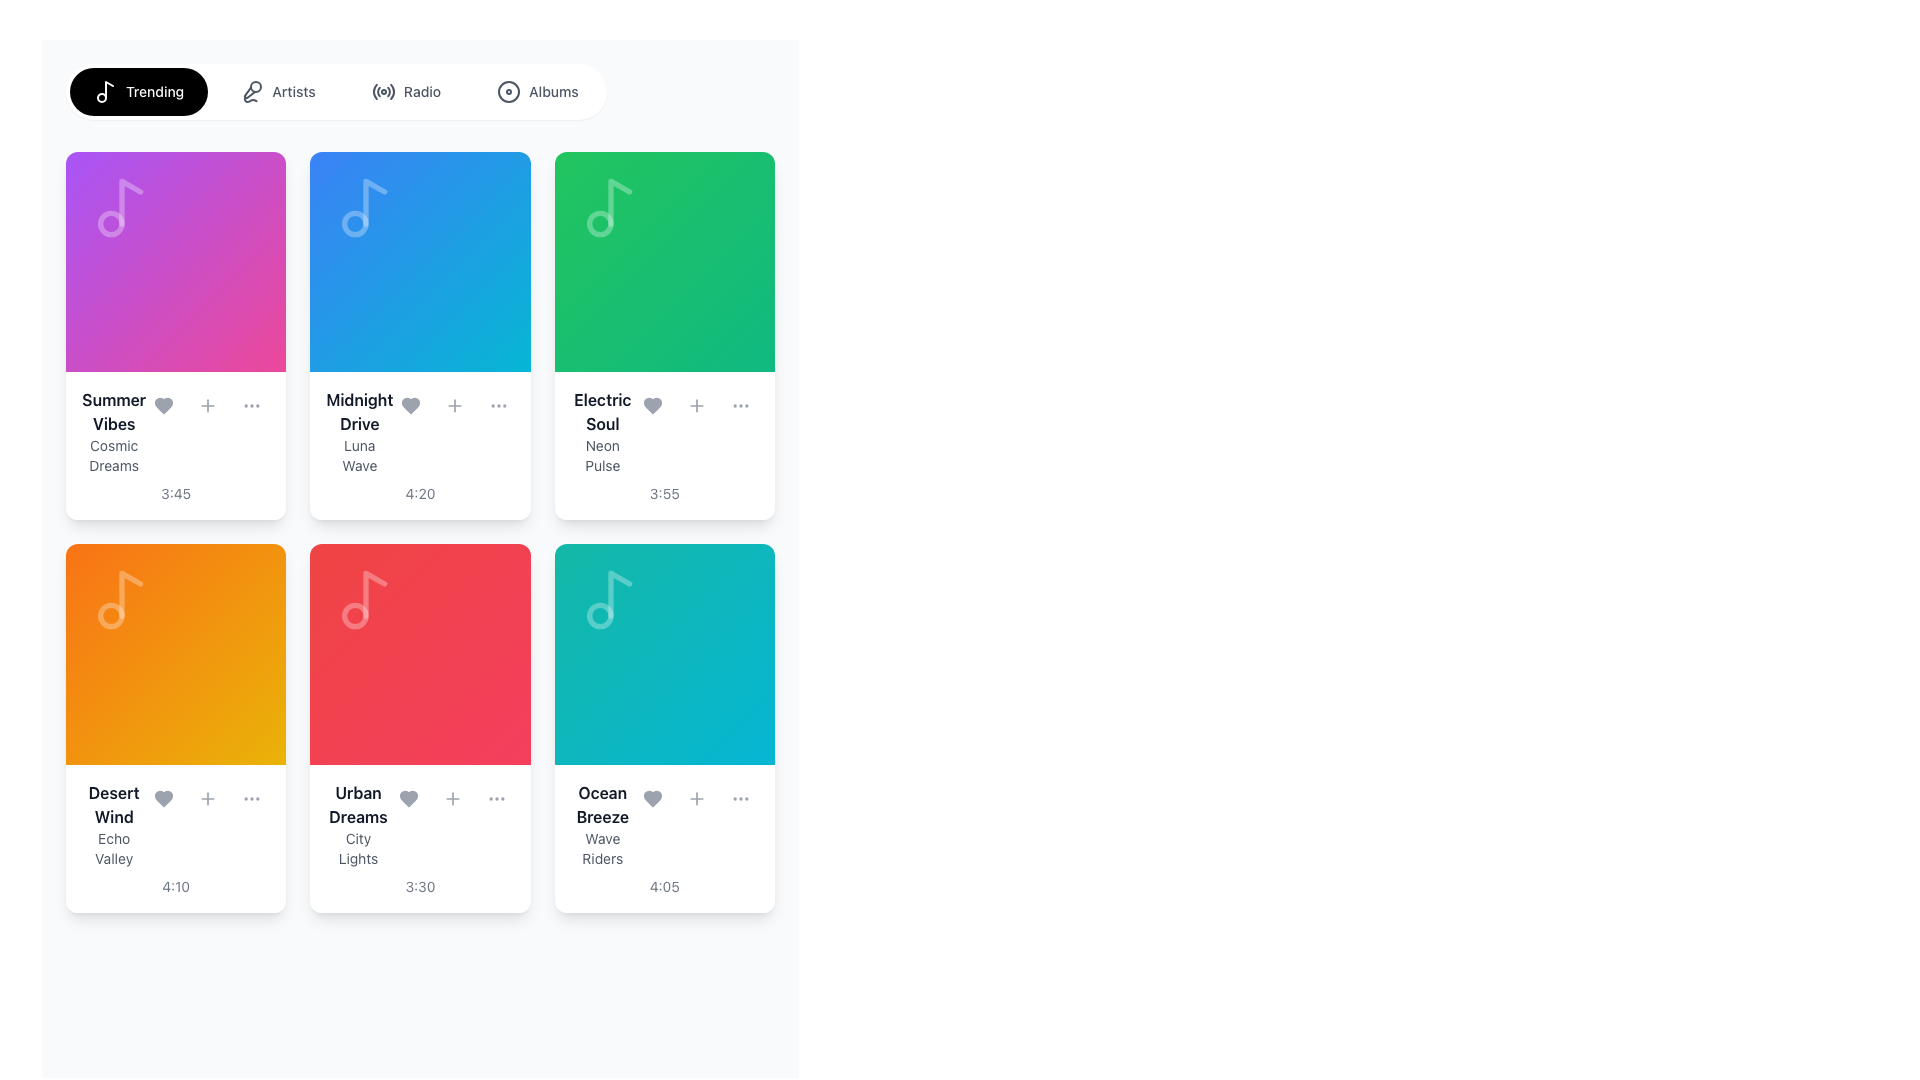 This screenshot has height=1080, width=1920. Describe the element at coordinates (355, 223) in the screenshot. I see `the decorative circle element that represents the musical note in the 'Midnight Drive' card, which is the second card in the top row of the grid layout` at that location.